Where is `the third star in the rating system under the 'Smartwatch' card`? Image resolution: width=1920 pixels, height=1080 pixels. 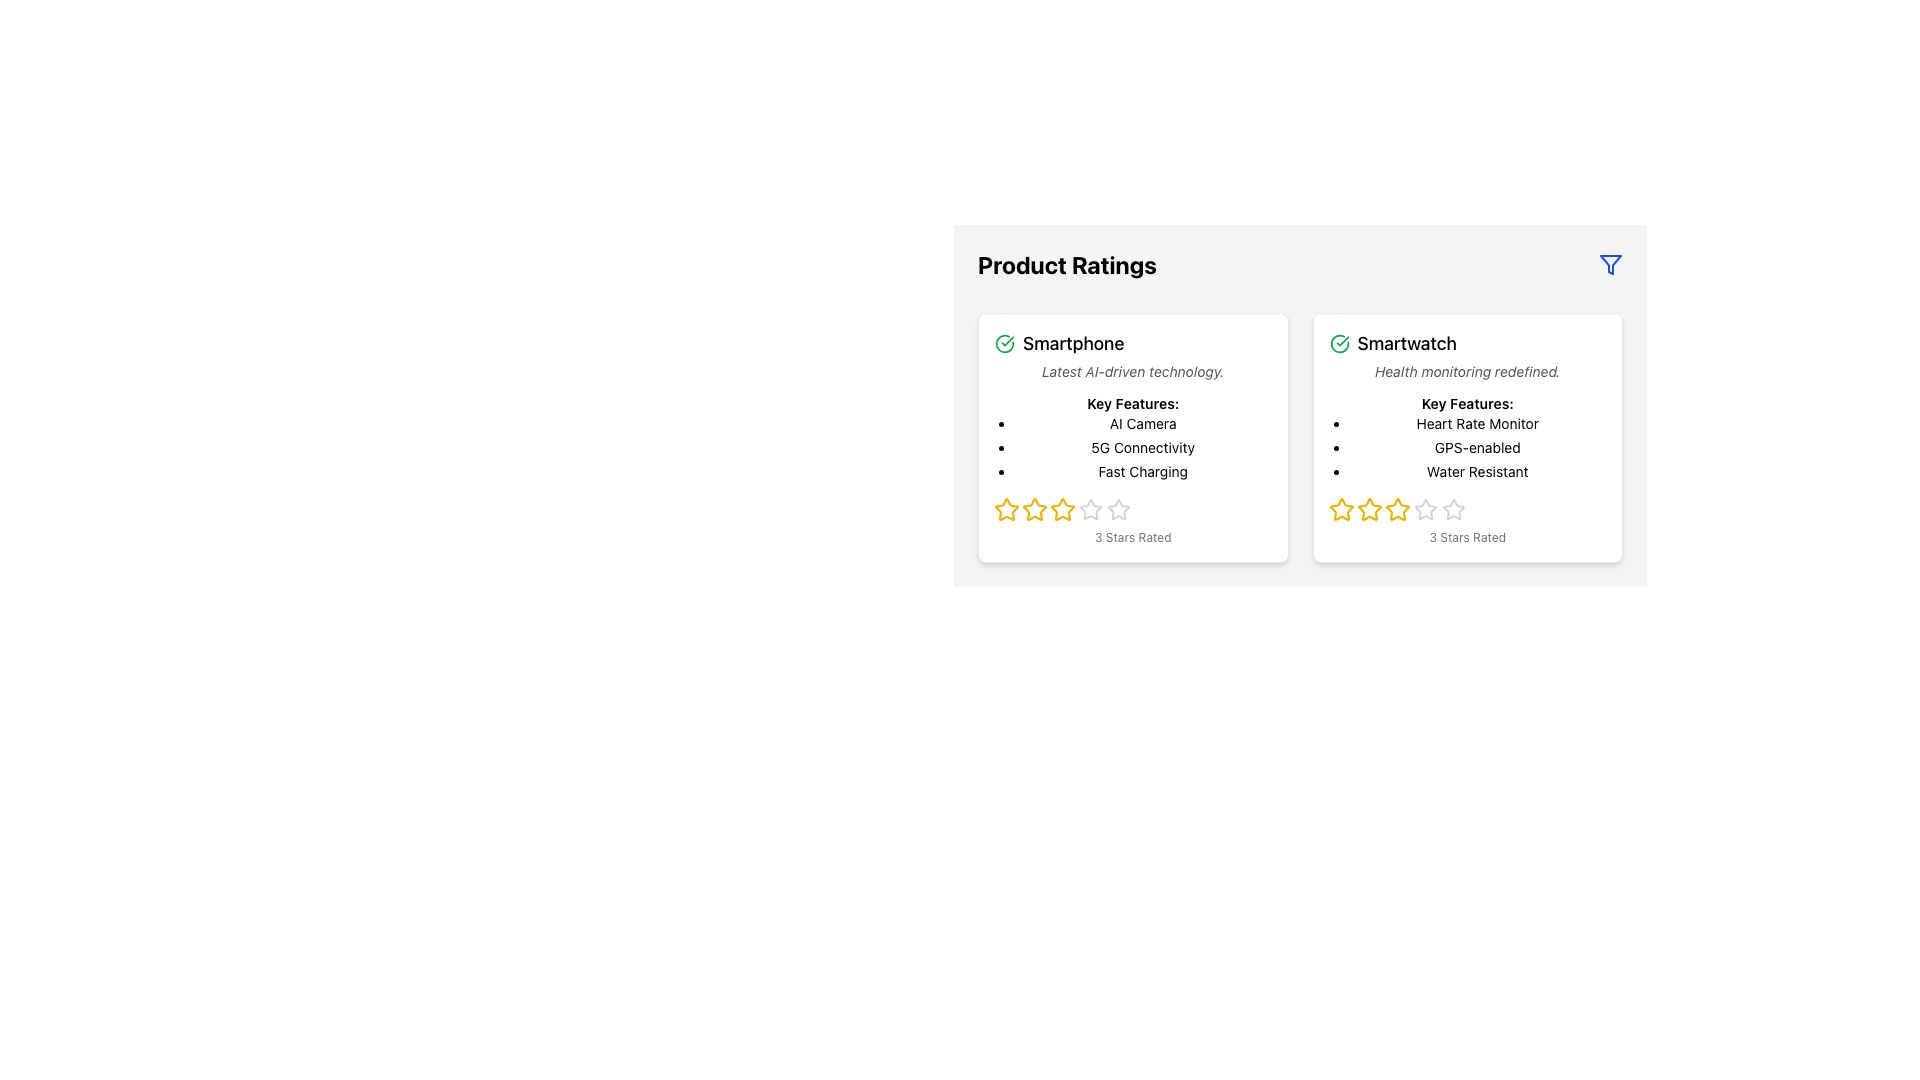
the third star in the rating system under the 'Smartwatch' card is located at coordinates (1368, 508).